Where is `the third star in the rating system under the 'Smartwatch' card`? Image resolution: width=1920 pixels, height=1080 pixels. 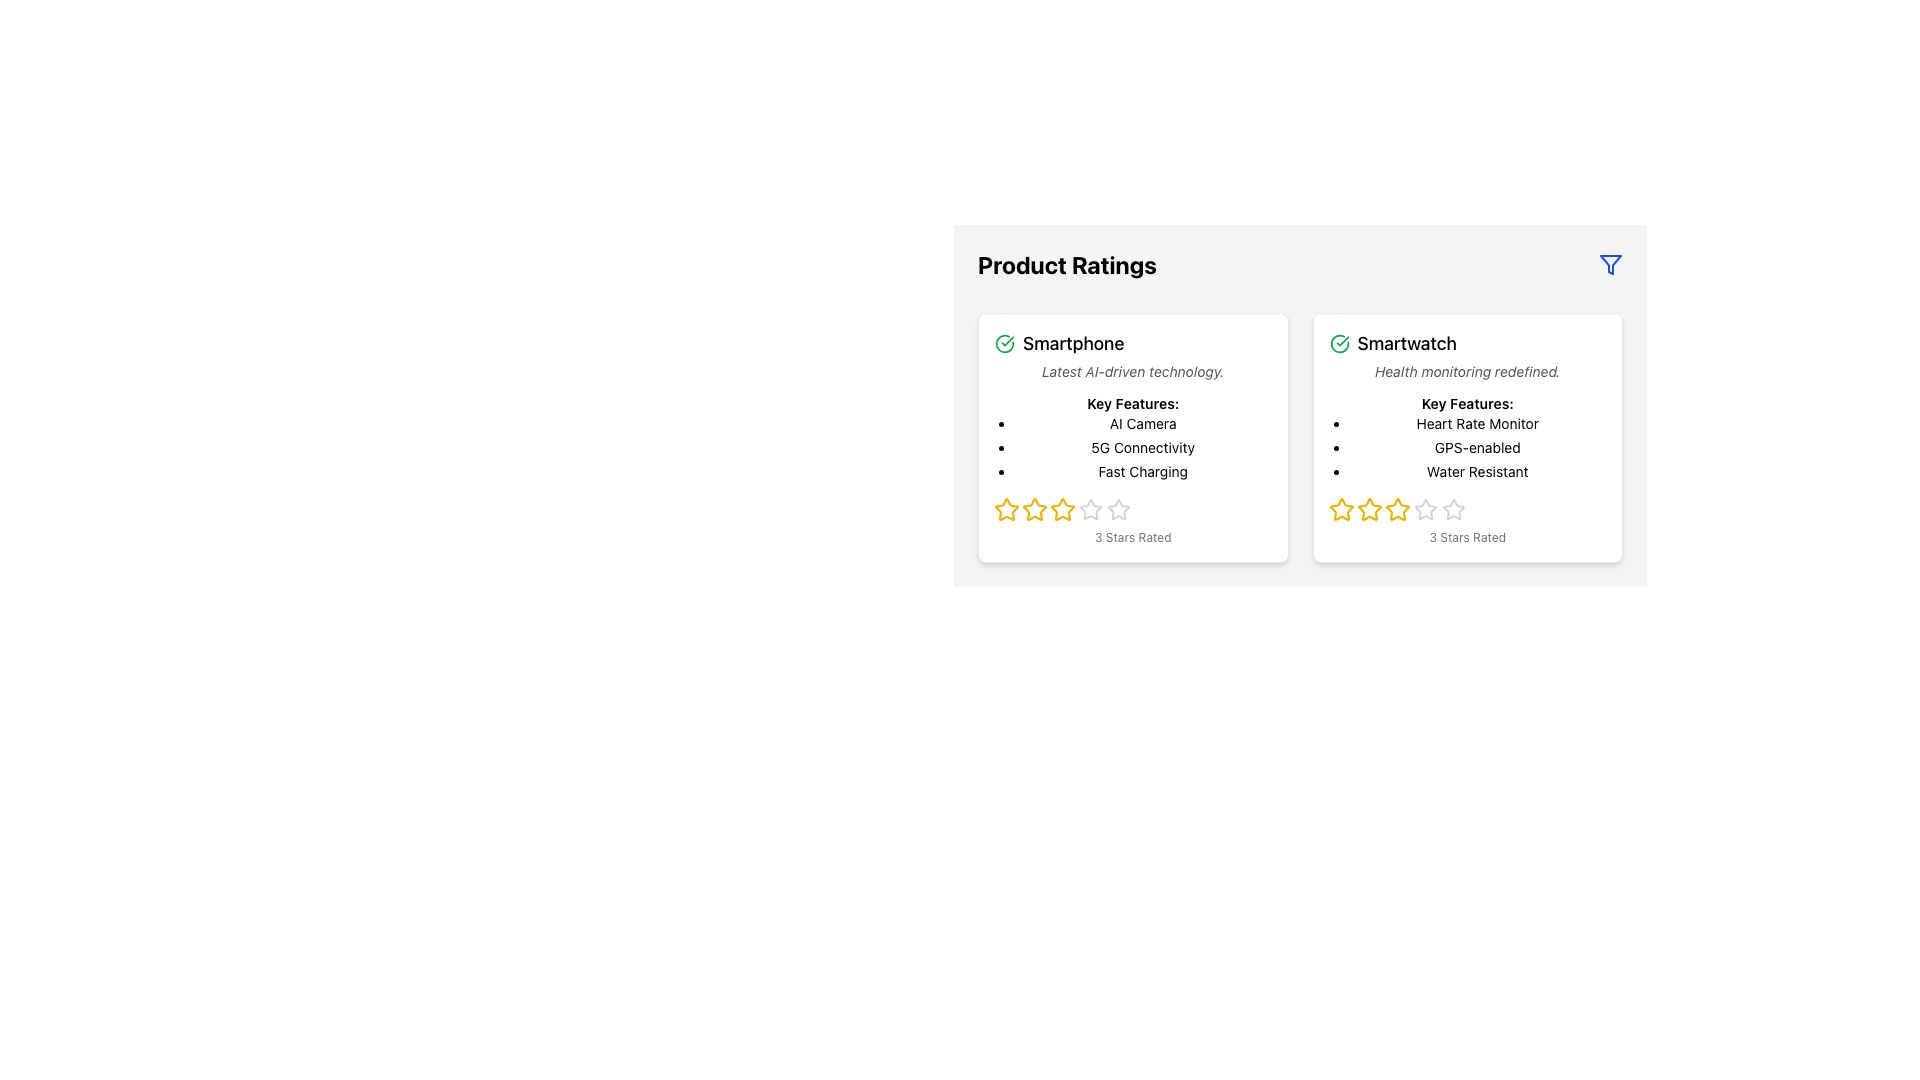
the third star in the rating system under the 'Smartwatch' card is located at coordinates (1368, 508).